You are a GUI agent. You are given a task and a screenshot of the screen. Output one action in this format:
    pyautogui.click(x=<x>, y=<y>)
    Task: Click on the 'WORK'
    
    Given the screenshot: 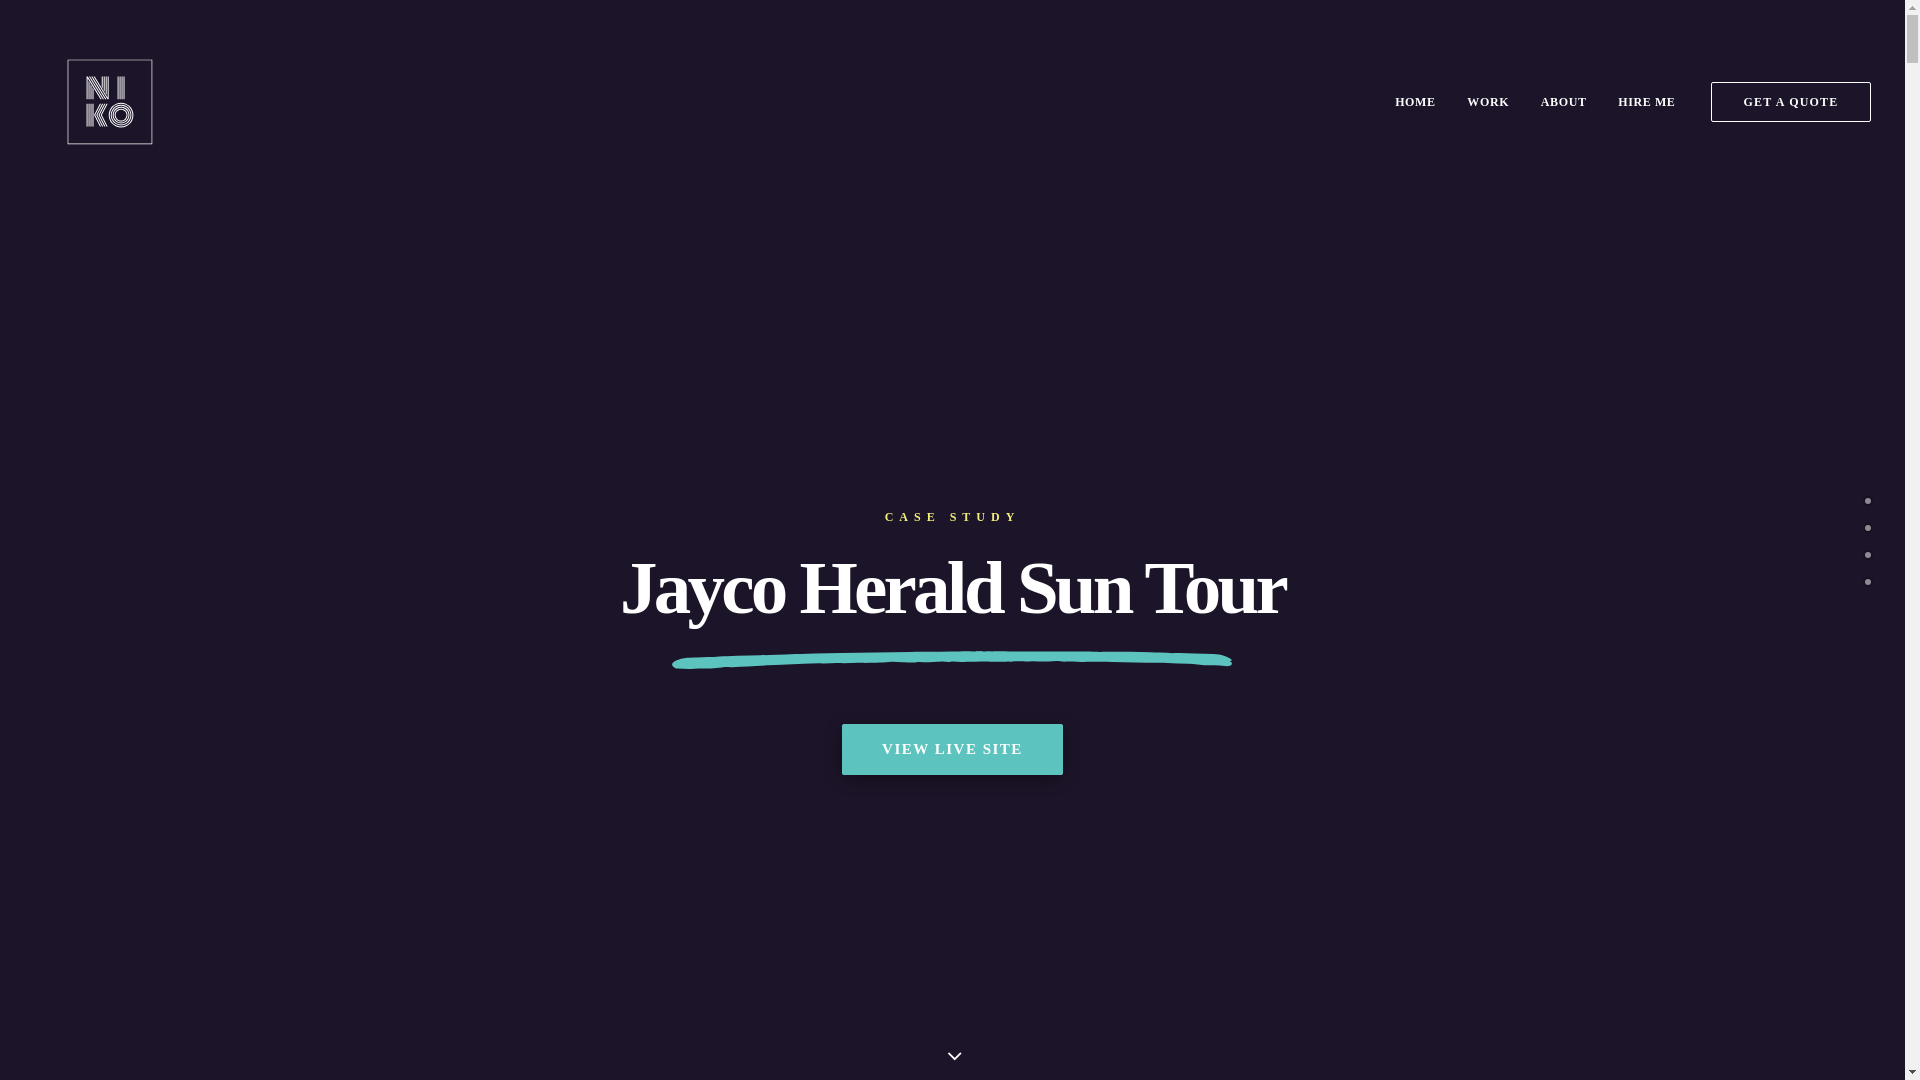 What is the action you would take?
    pyautogui.click(x=1488, y=101)
    